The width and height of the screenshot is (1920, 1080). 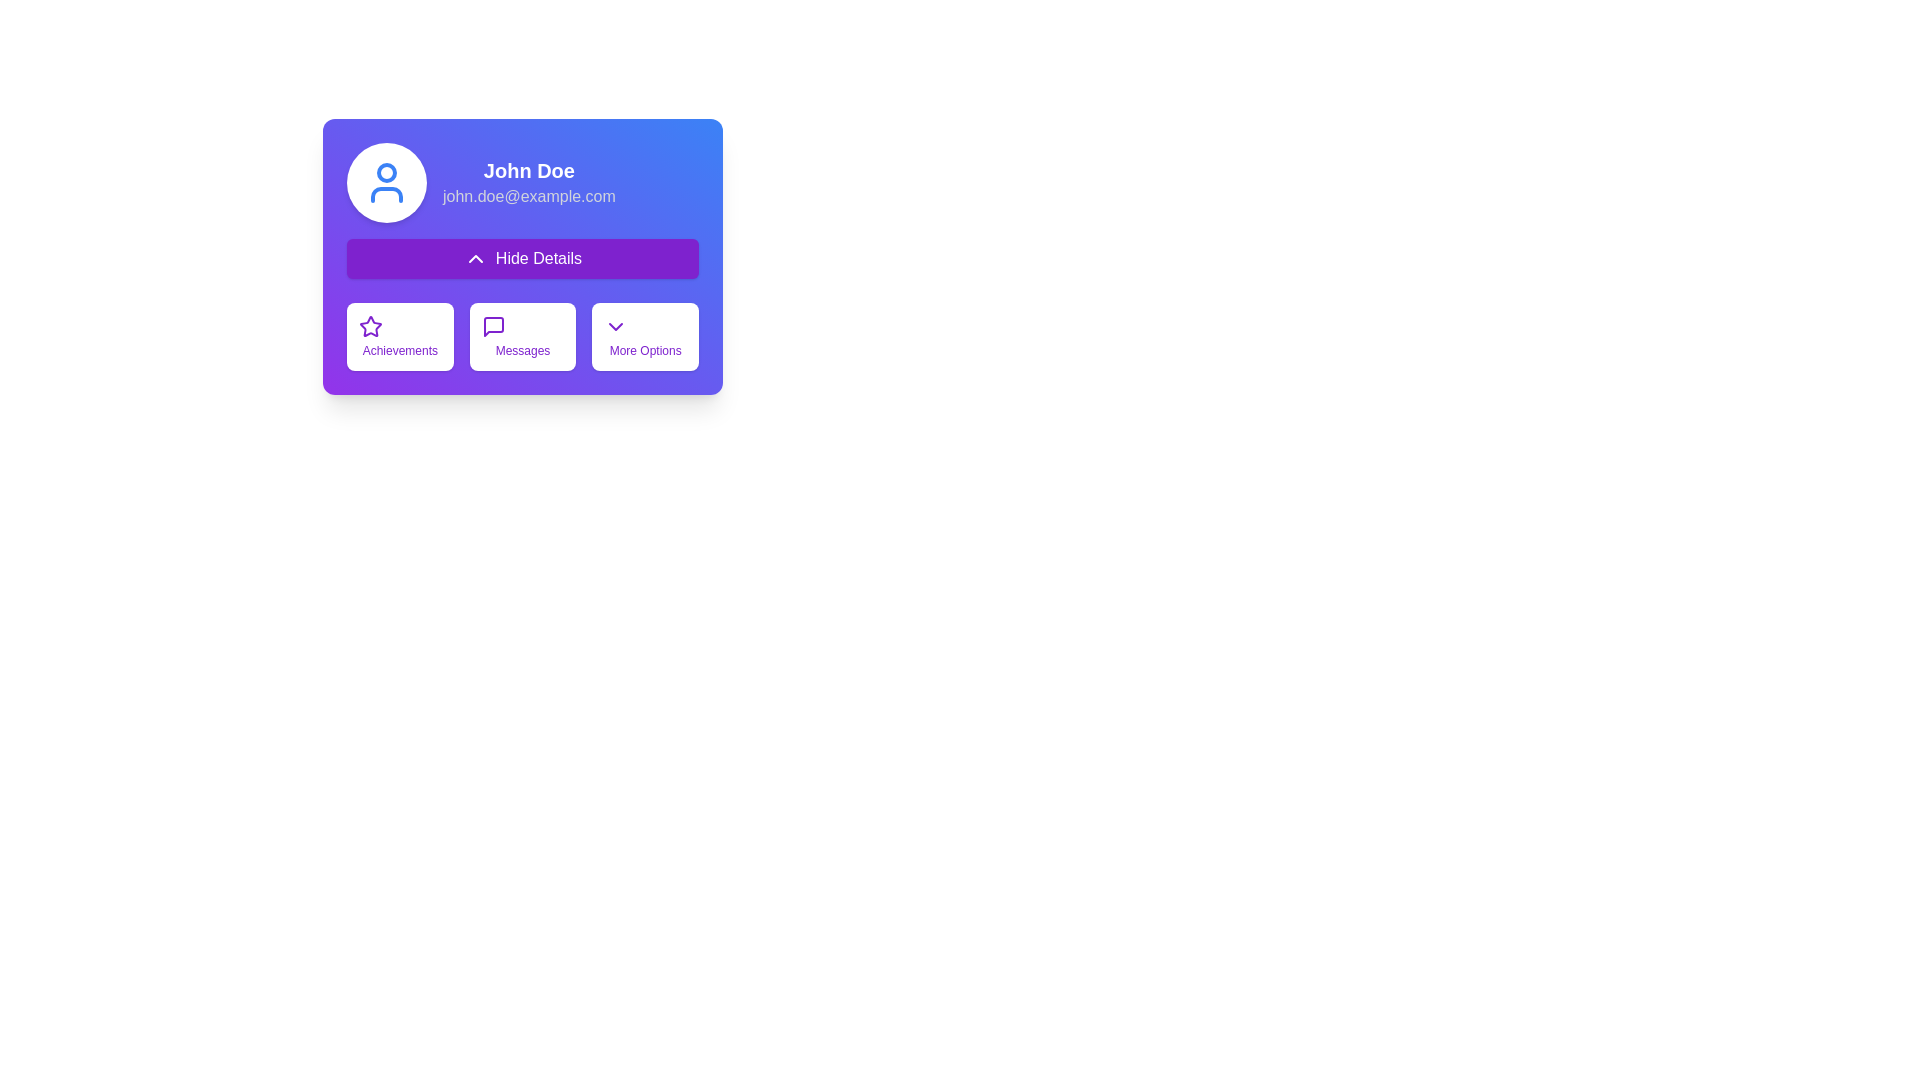 What do you see at coordinates (387, 182) in the screenshot?
I see `the profile picture image that serves as a visual representation or placeholder for a user's avatar, which is positioned to the left of the name and email text elements in the card interface` at bounding box center [387, 182].